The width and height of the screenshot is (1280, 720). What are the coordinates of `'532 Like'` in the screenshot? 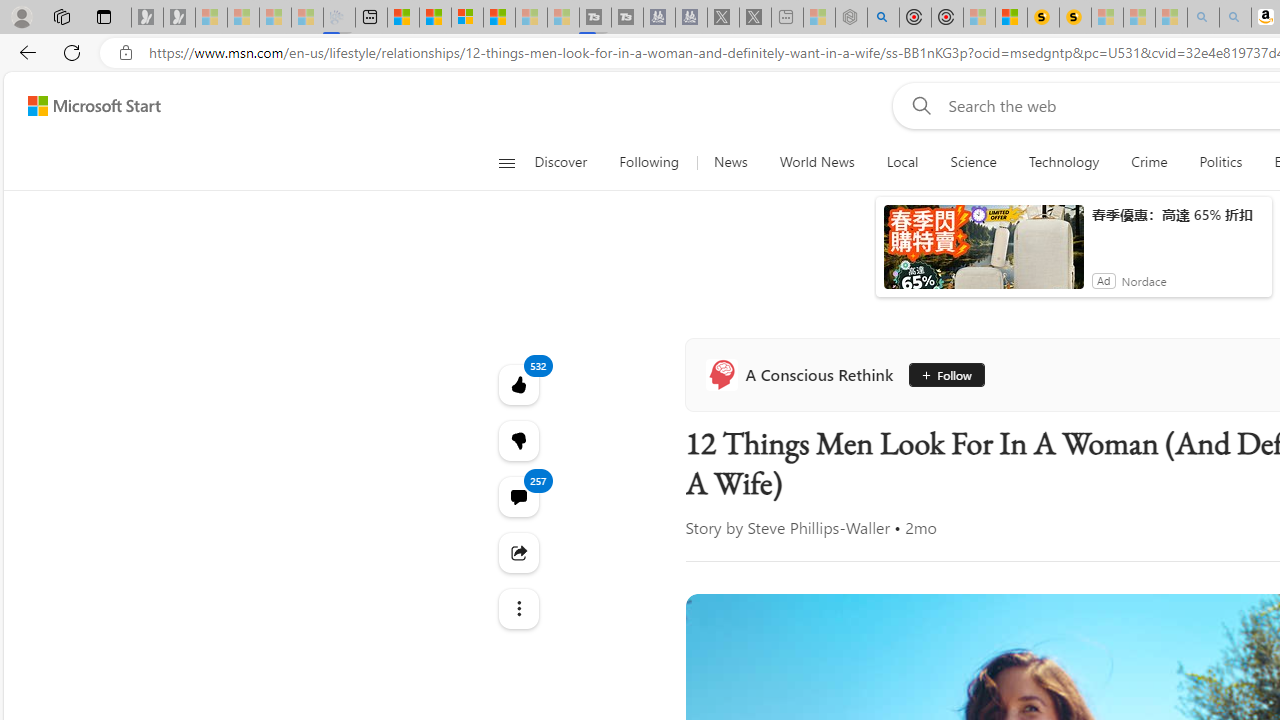 It's located at (518, 384).